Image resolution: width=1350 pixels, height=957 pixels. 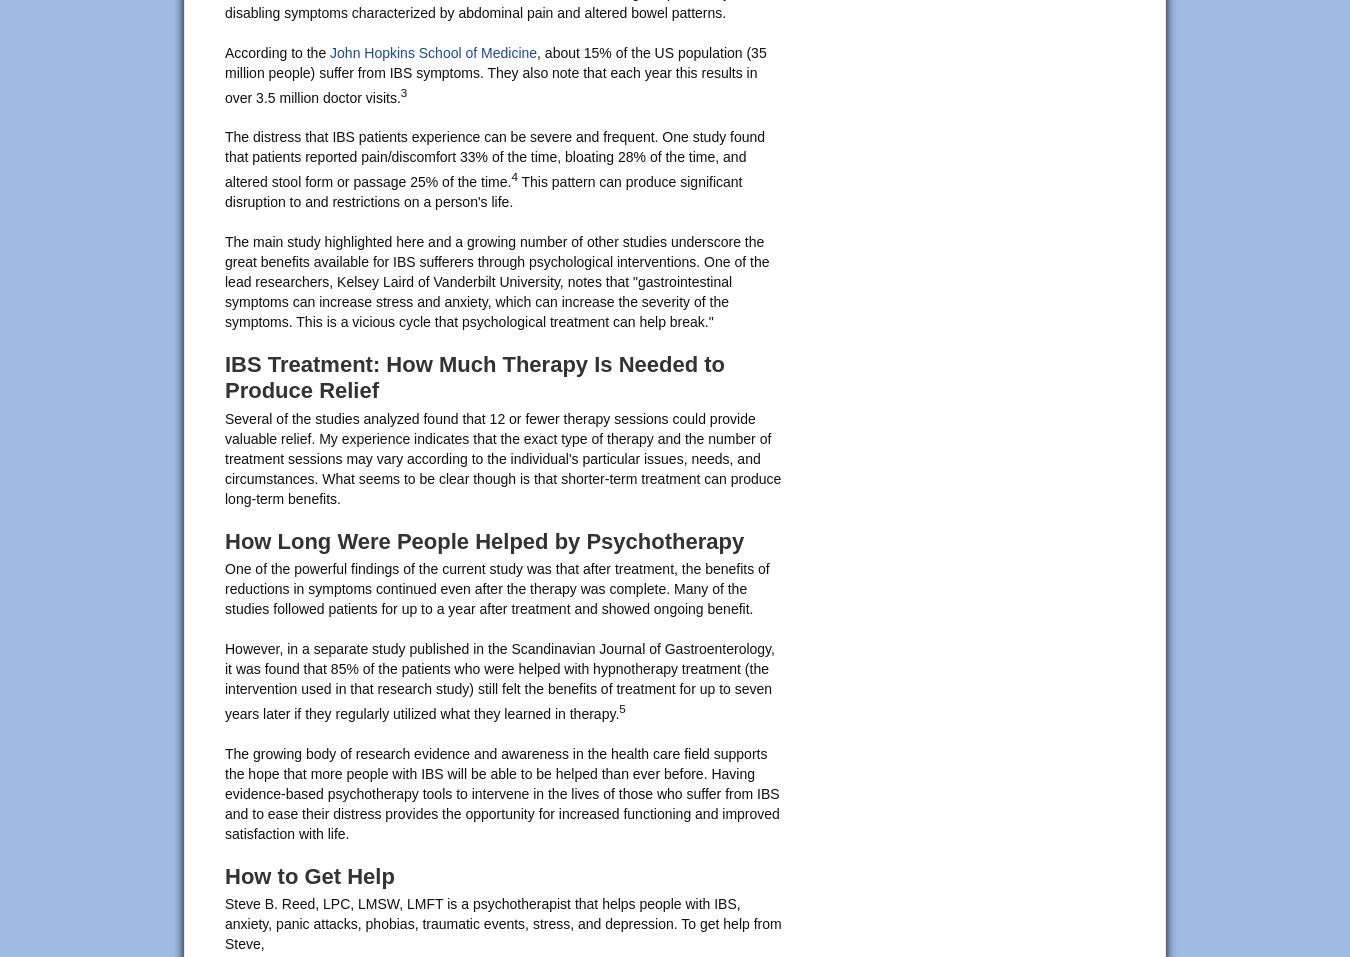 I want to click on 'One of the powerful findings of the current study was that after treatment, the benefits of reductions in symptoms continued even after the therapy was complete. Many of the studies followed patients for up to a year after treatment and showed ongoing benefit.', so click(x=495, y=588).